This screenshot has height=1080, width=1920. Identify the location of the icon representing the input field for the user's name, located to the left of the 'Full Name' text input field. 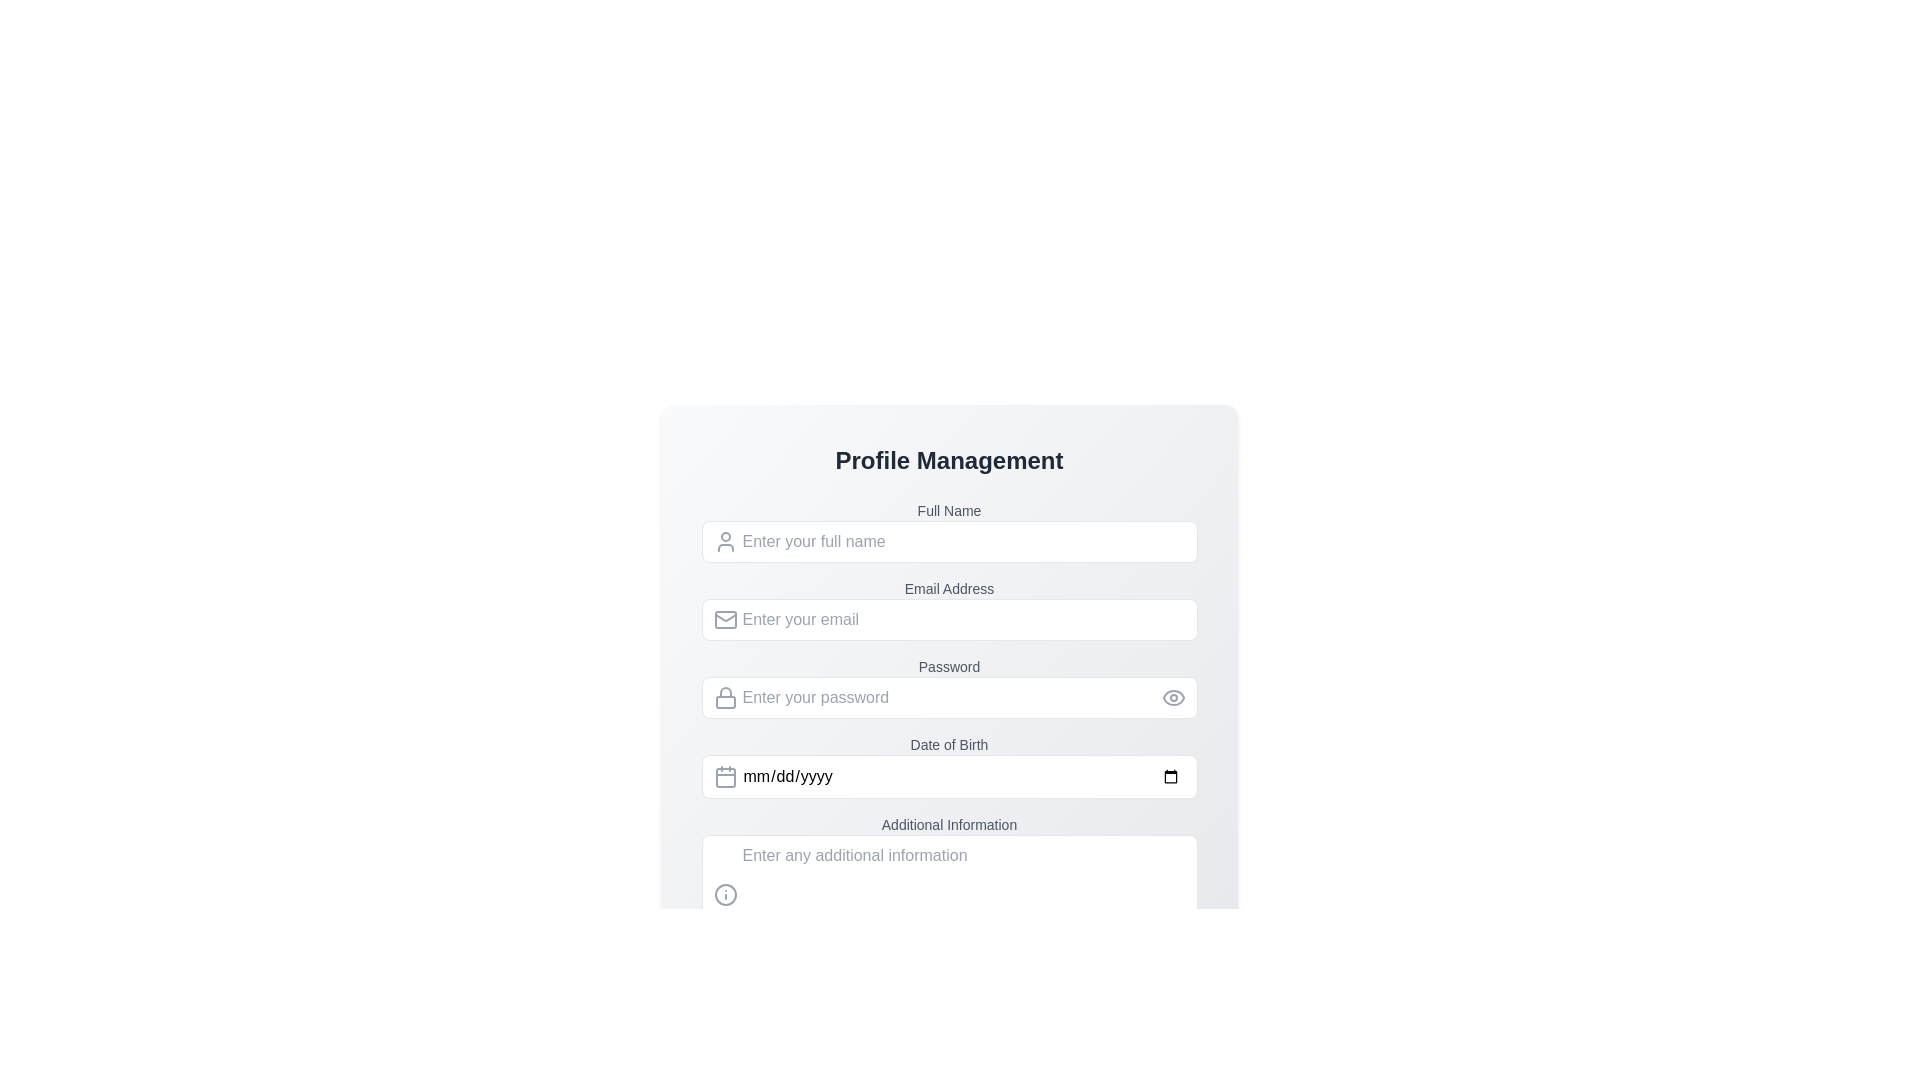
(724, 542).